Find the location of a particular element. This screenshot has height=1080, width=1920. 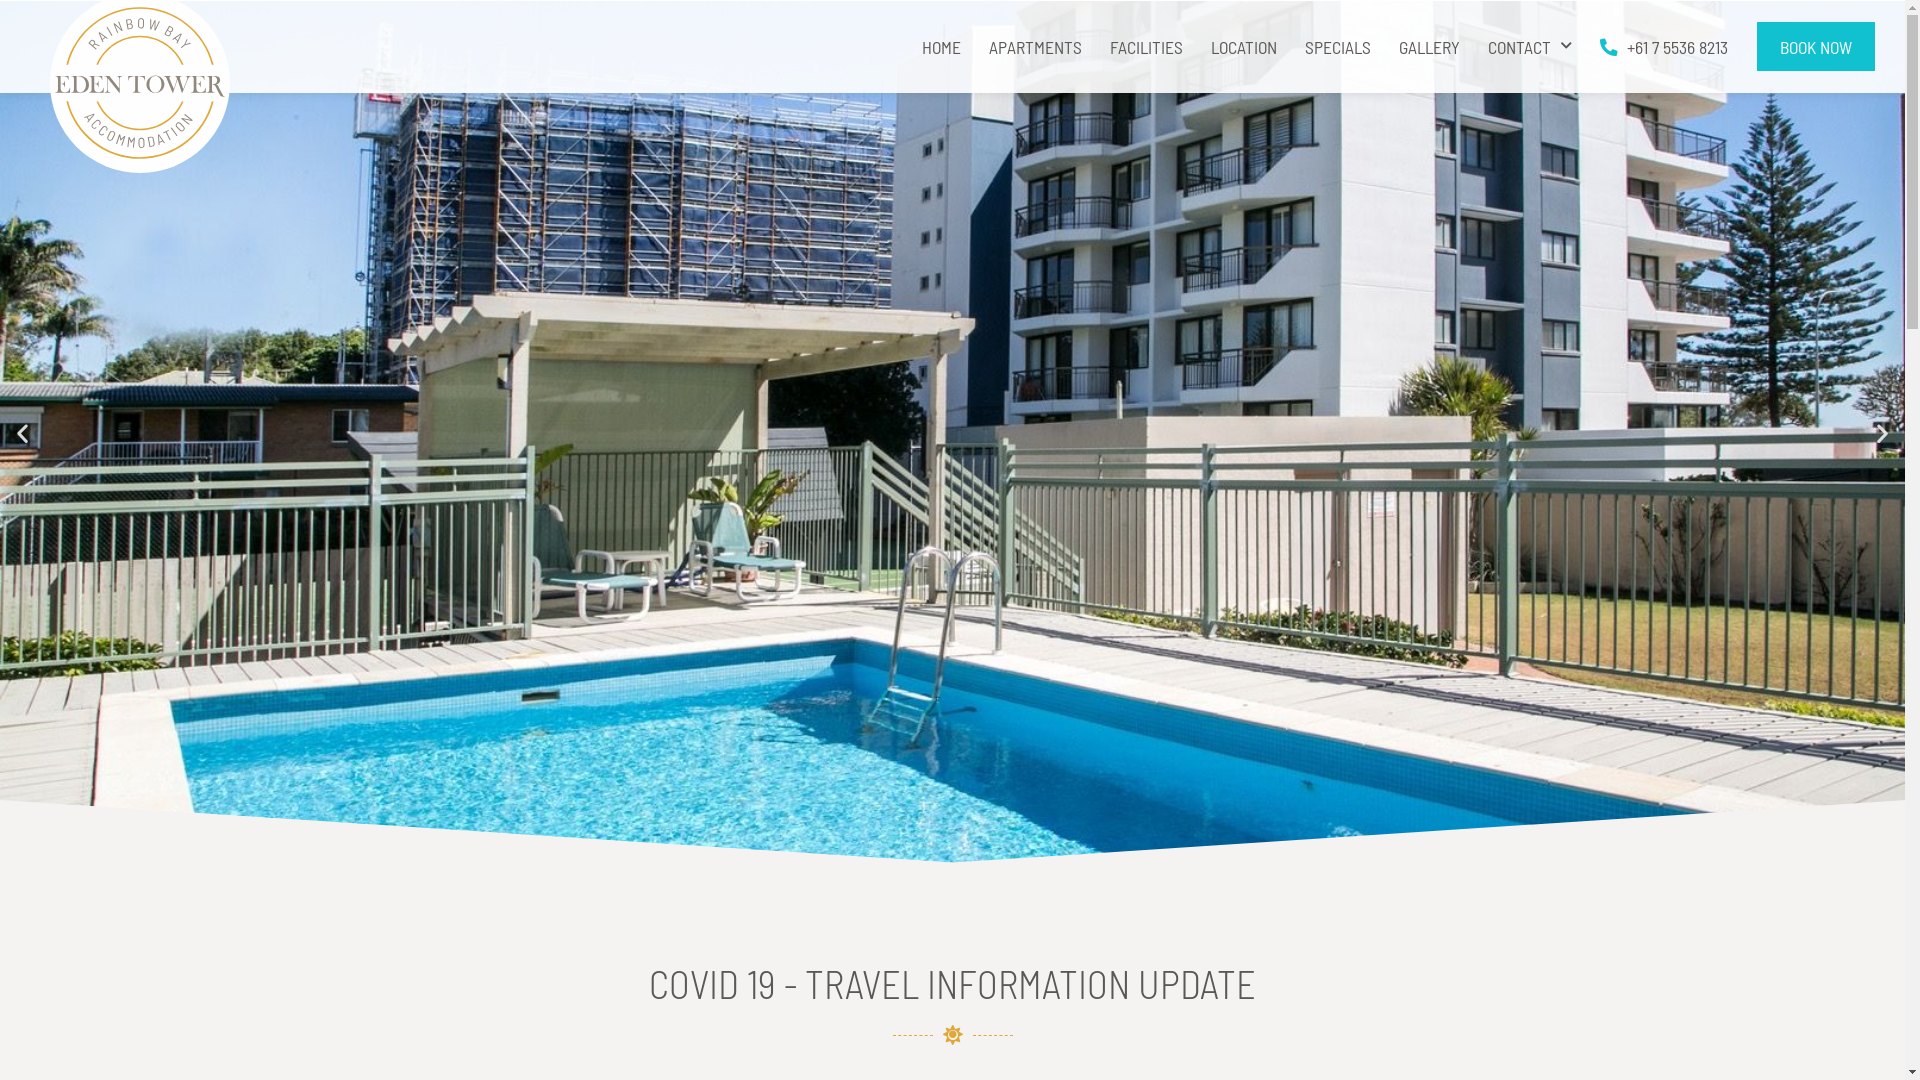

'SPECIALS' is located at coordinates (1338, 45).